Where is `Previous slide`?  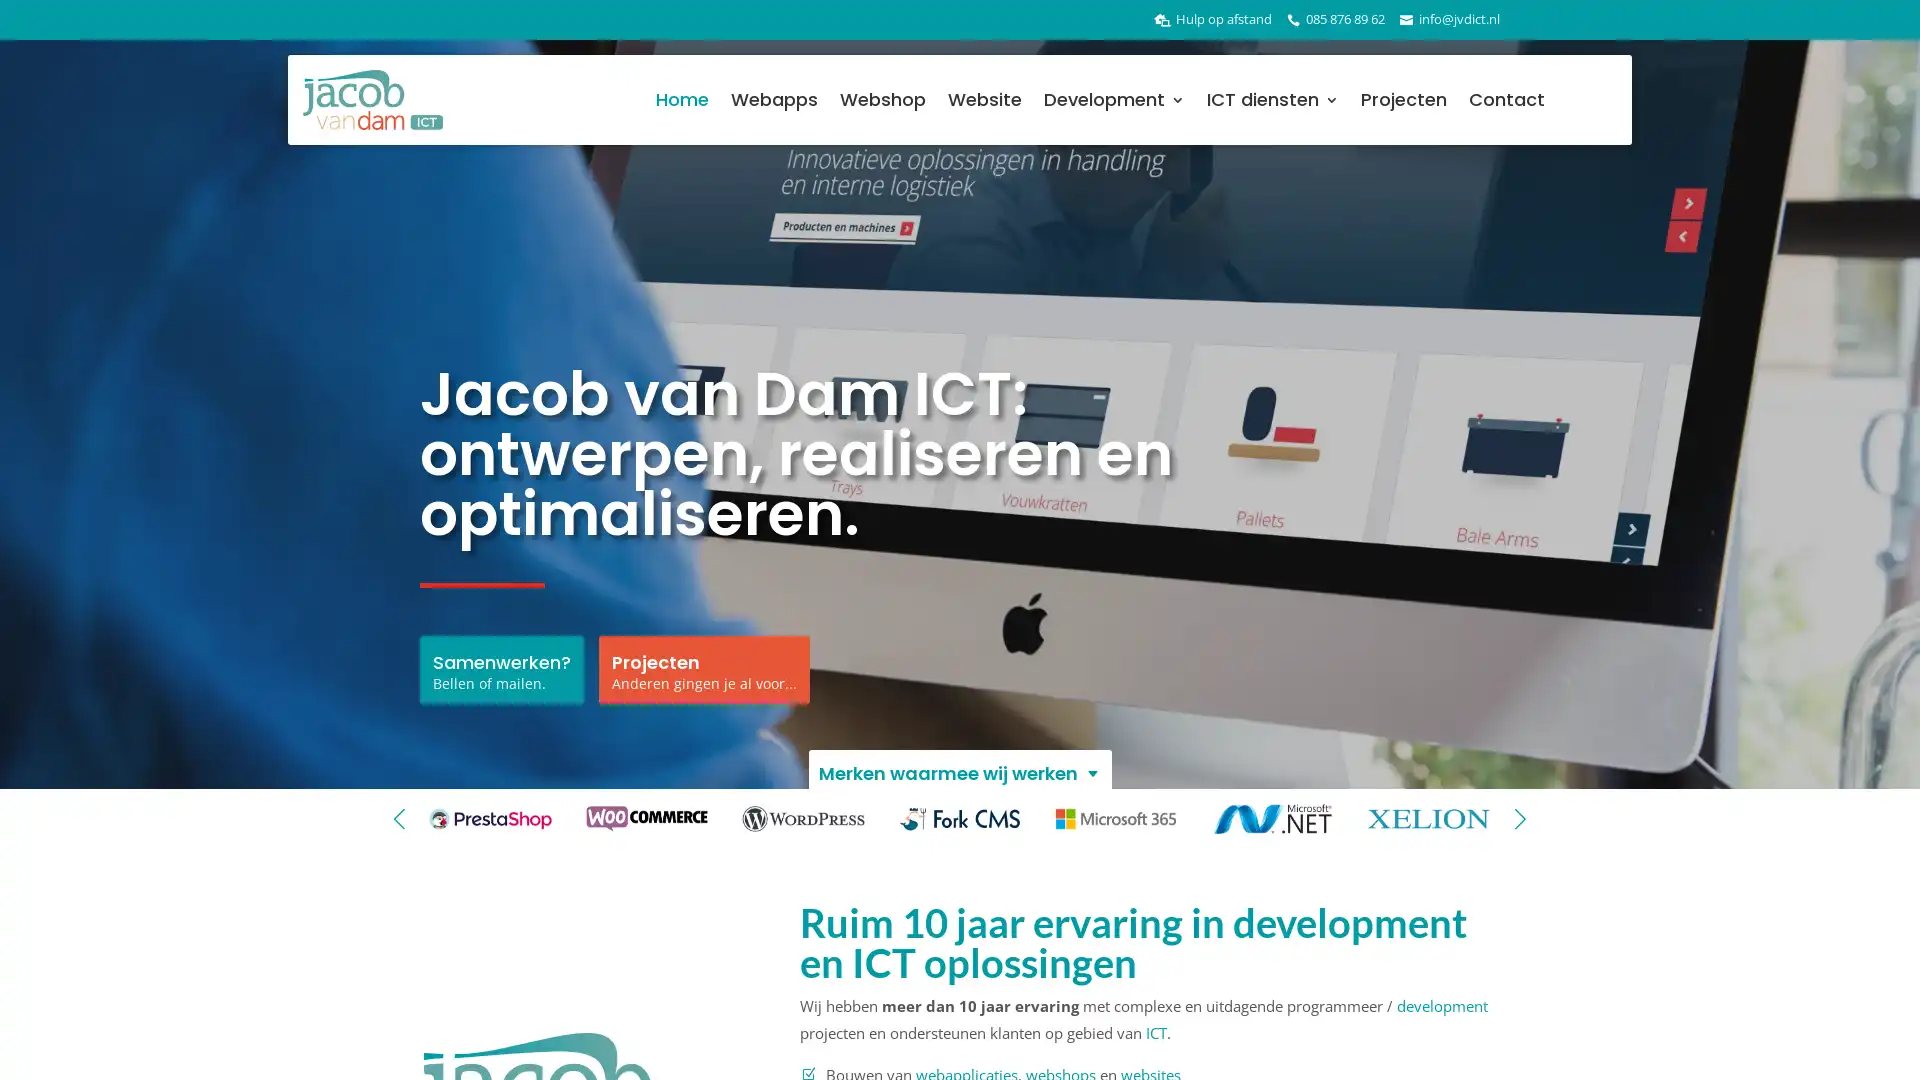 Previous slide is located at coordinates (399, 818).